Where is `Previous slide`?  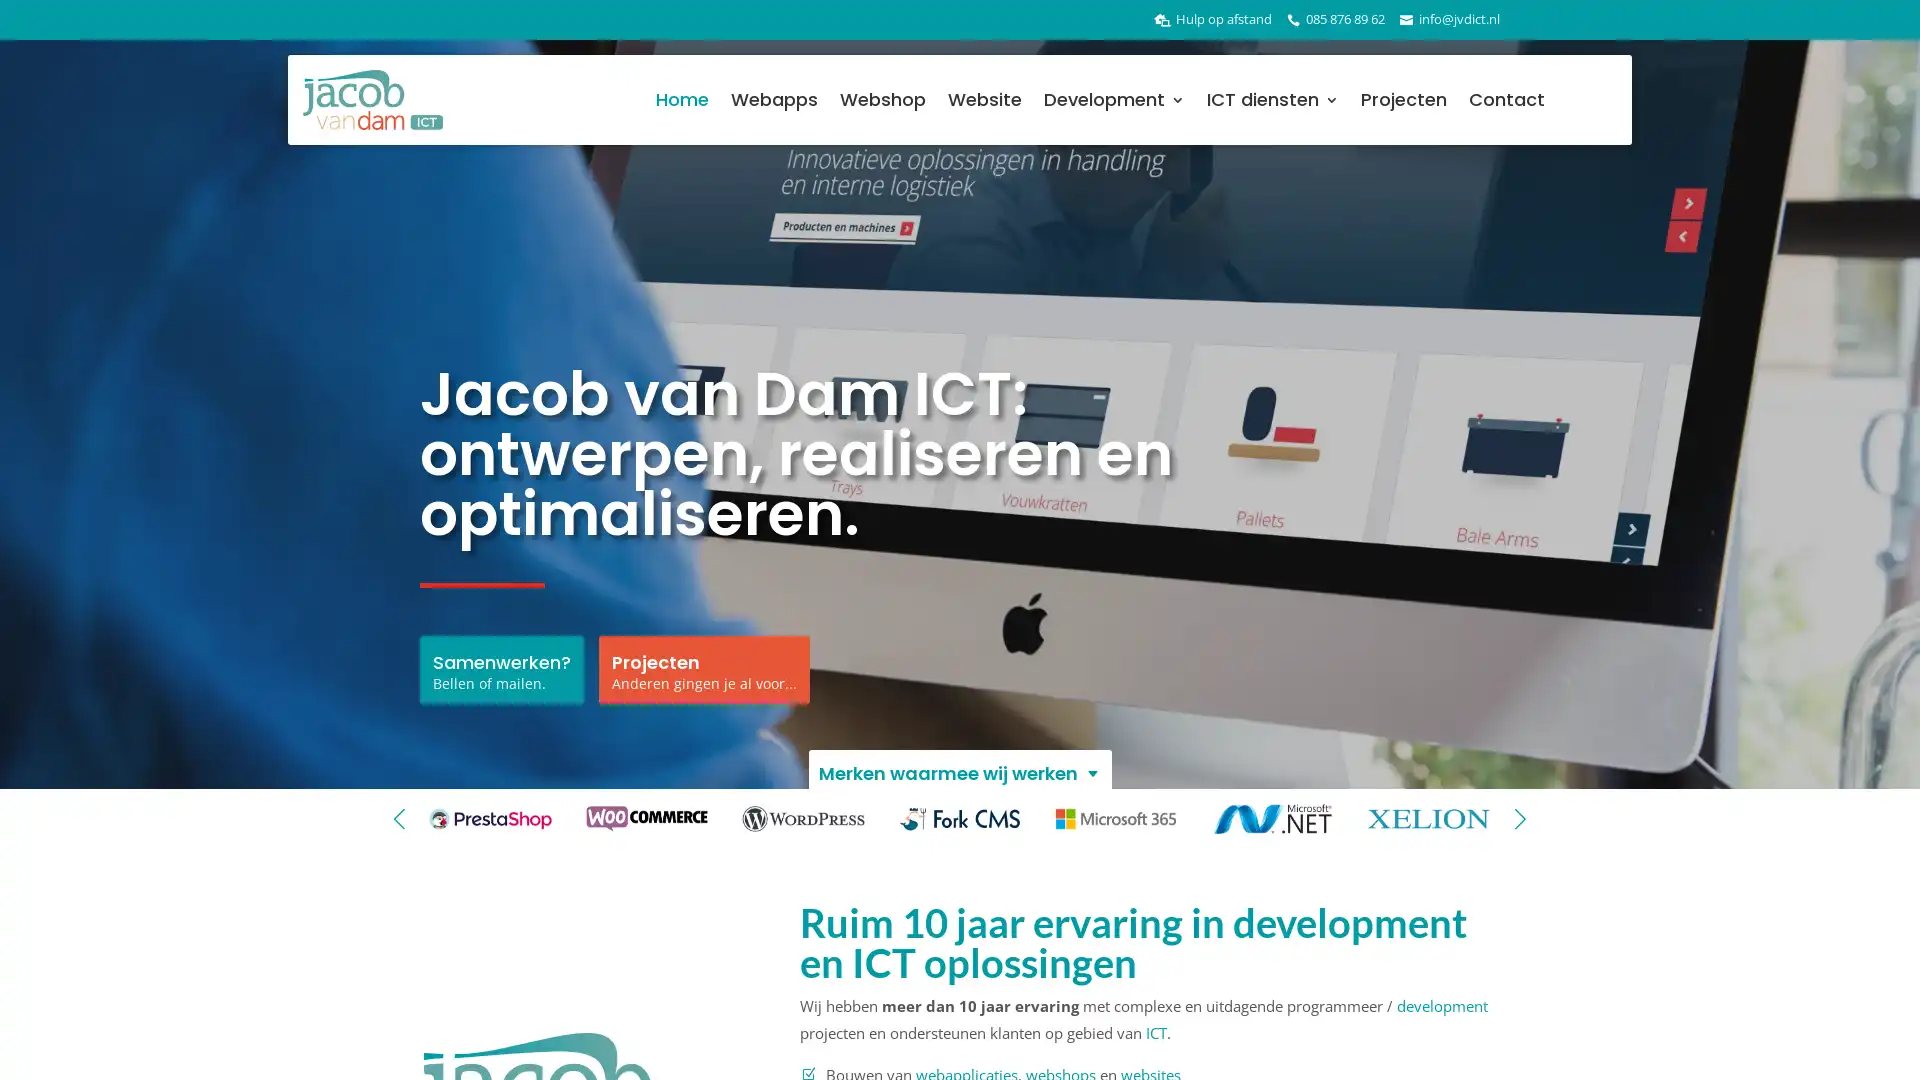 Previous slide is located at coordinates (399, 818).